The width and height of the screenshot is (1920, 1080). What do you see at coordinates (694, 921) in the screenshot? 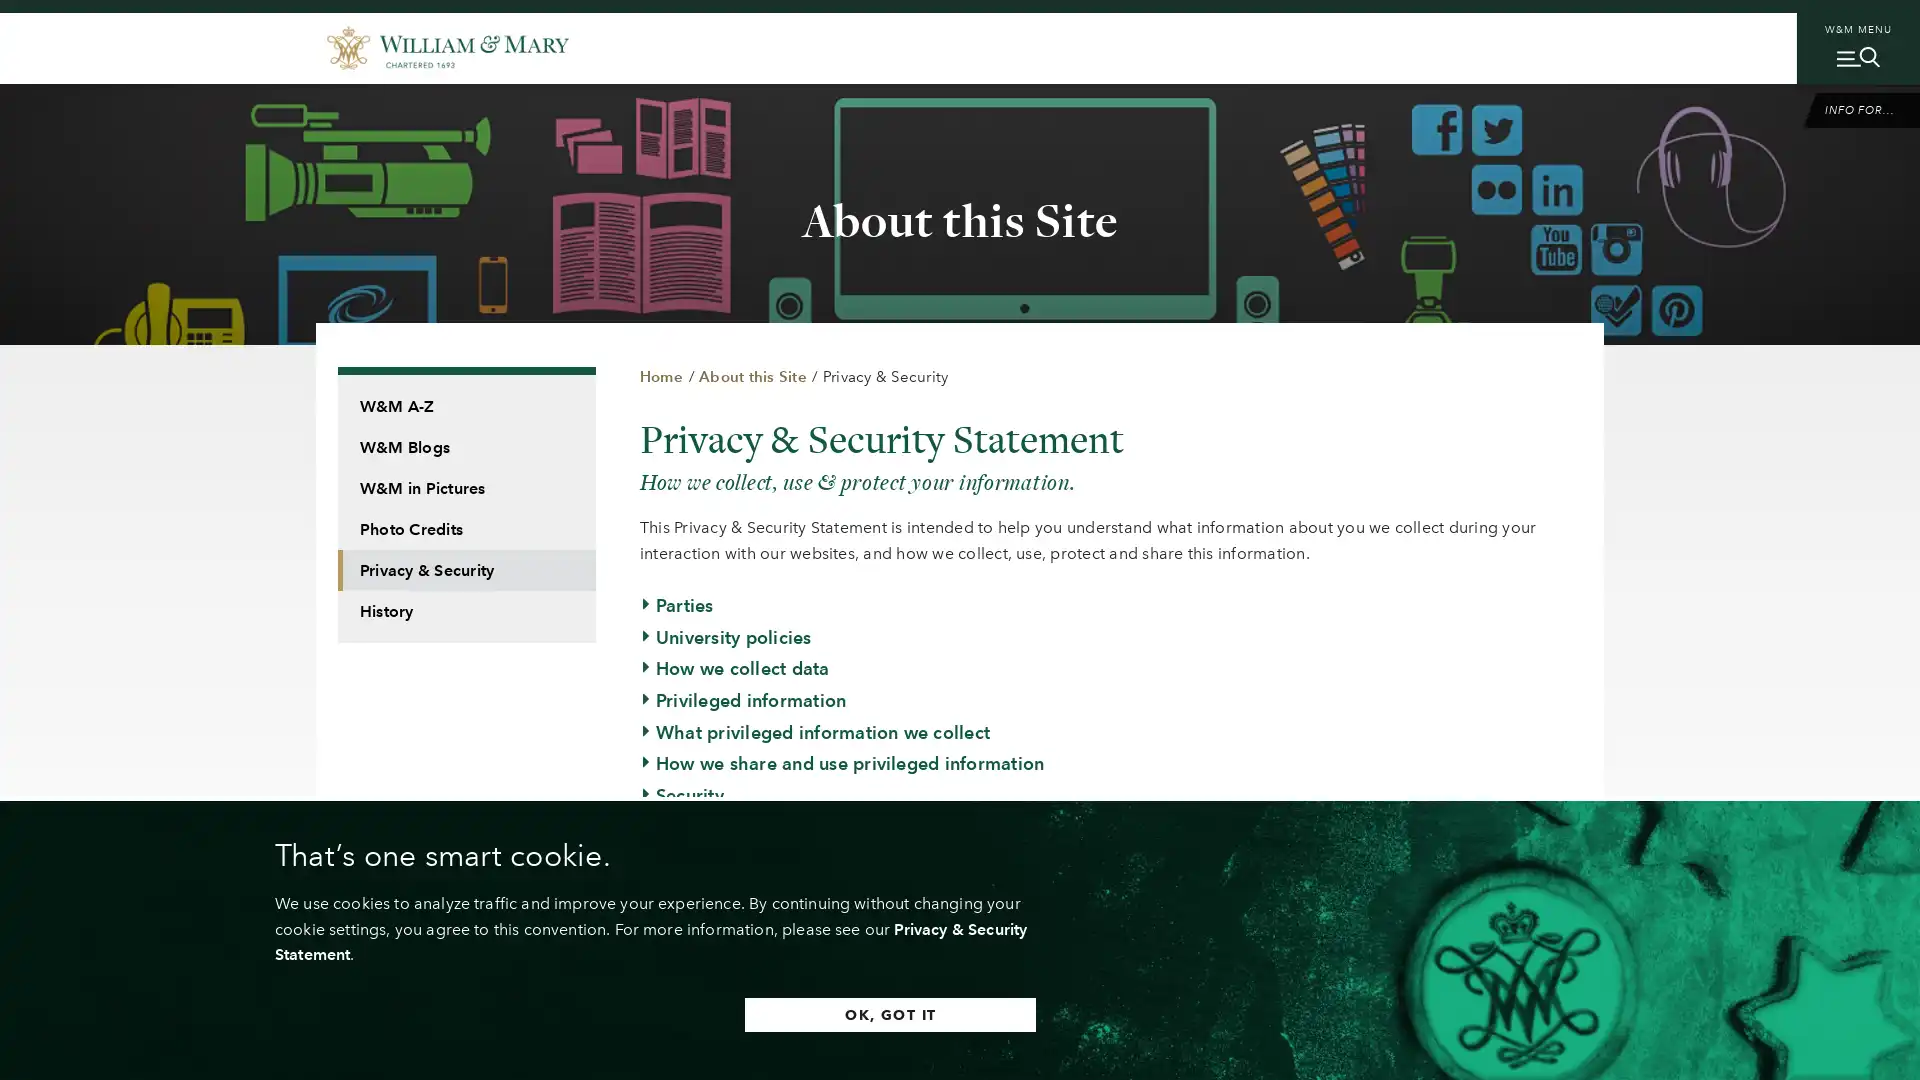
I see `Contact Us` at bounding box center [694, 921].